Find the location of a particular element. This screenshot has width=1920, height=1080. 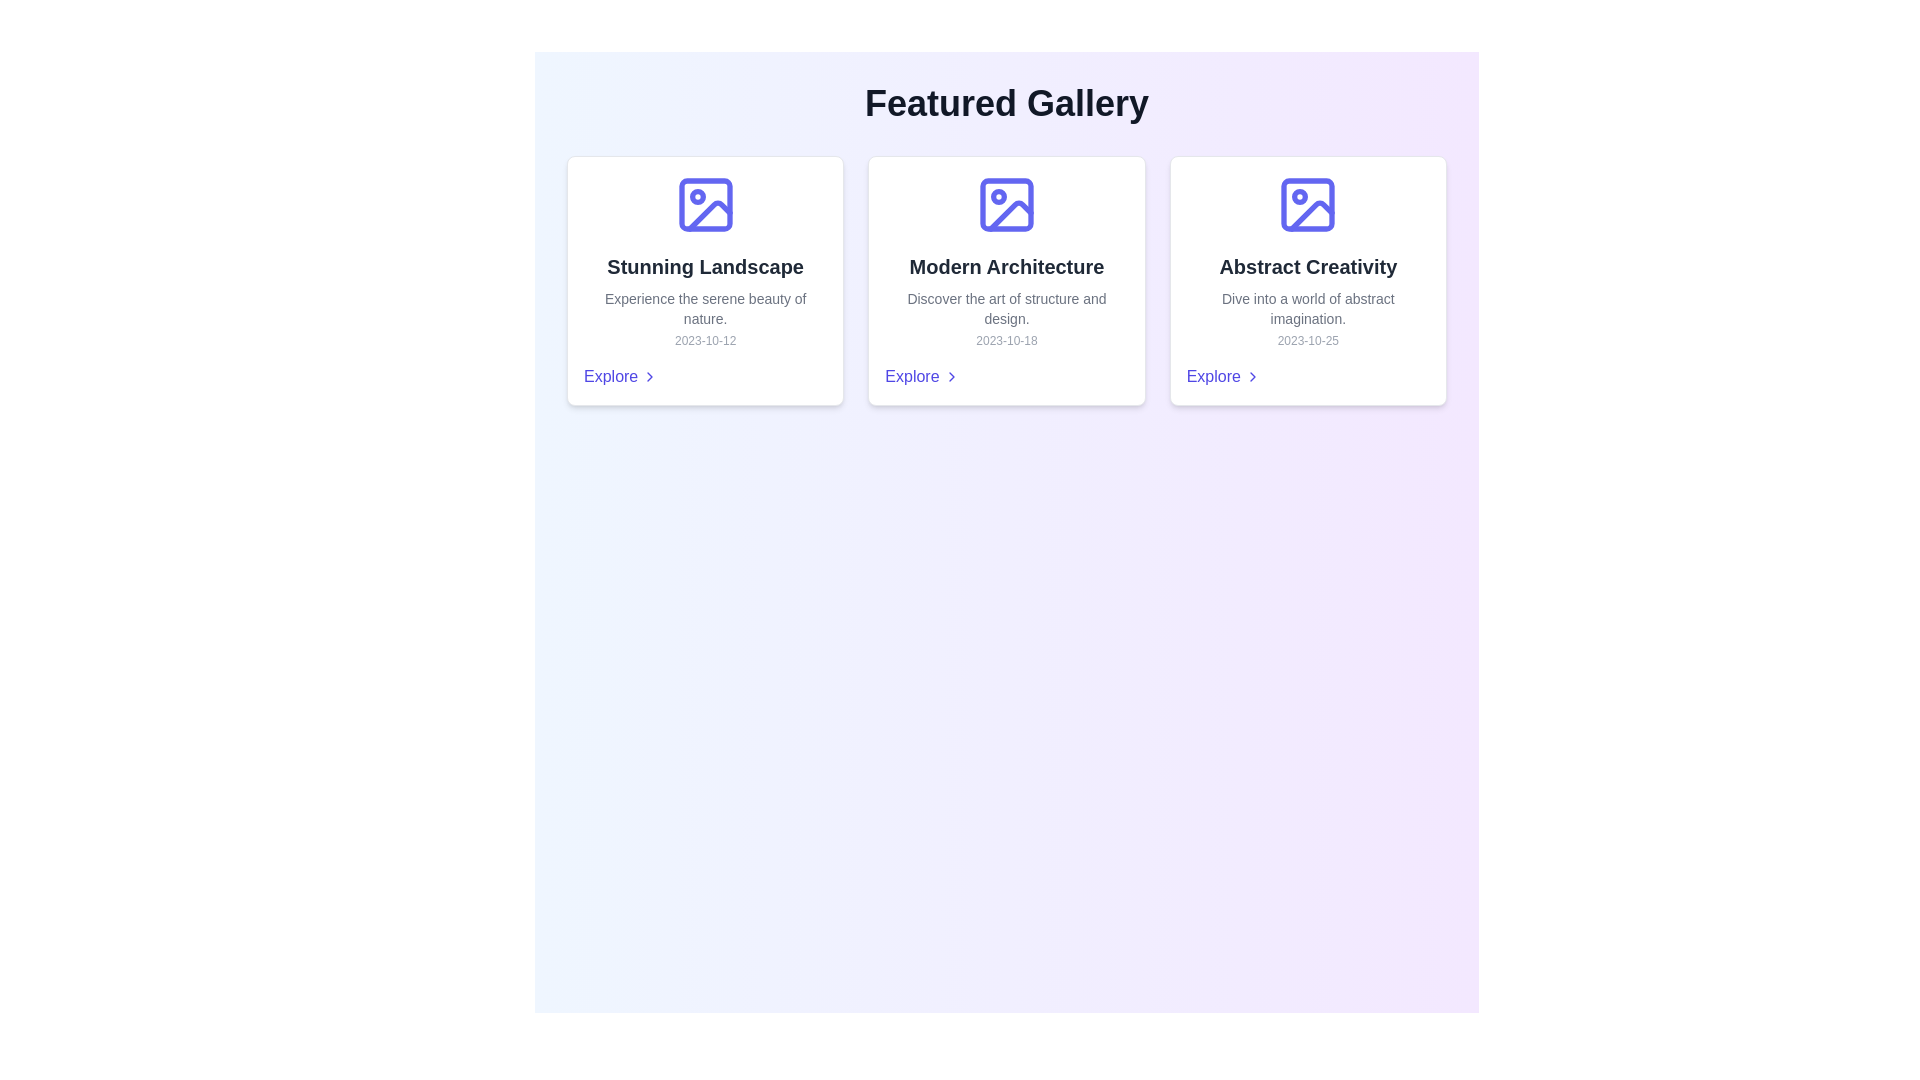

the rounded rectangle inside the SVG icon located in the first column of the gallery is located at coordinates (705, 204).